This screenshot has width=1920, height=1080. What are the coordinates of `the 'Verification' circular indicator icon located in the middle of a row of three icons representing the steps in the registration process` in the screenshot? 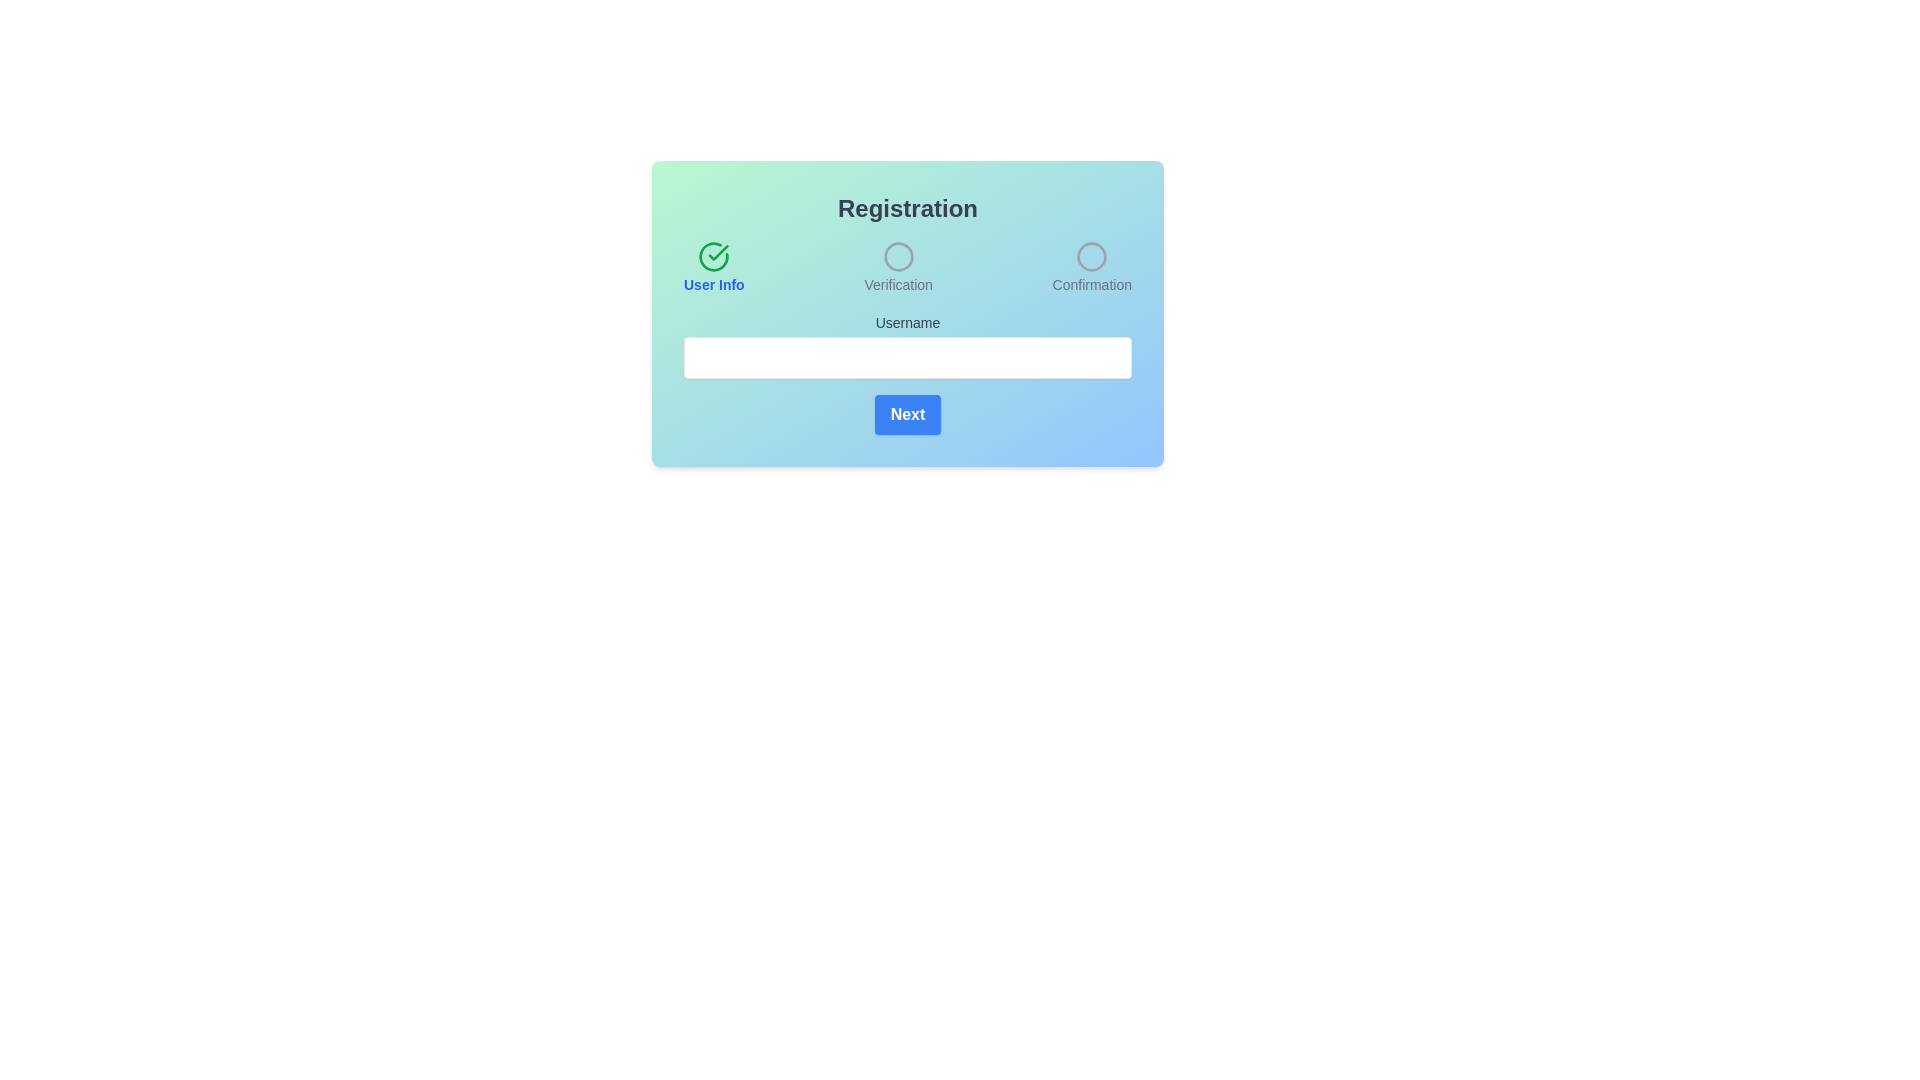 It's located at (897, 256).